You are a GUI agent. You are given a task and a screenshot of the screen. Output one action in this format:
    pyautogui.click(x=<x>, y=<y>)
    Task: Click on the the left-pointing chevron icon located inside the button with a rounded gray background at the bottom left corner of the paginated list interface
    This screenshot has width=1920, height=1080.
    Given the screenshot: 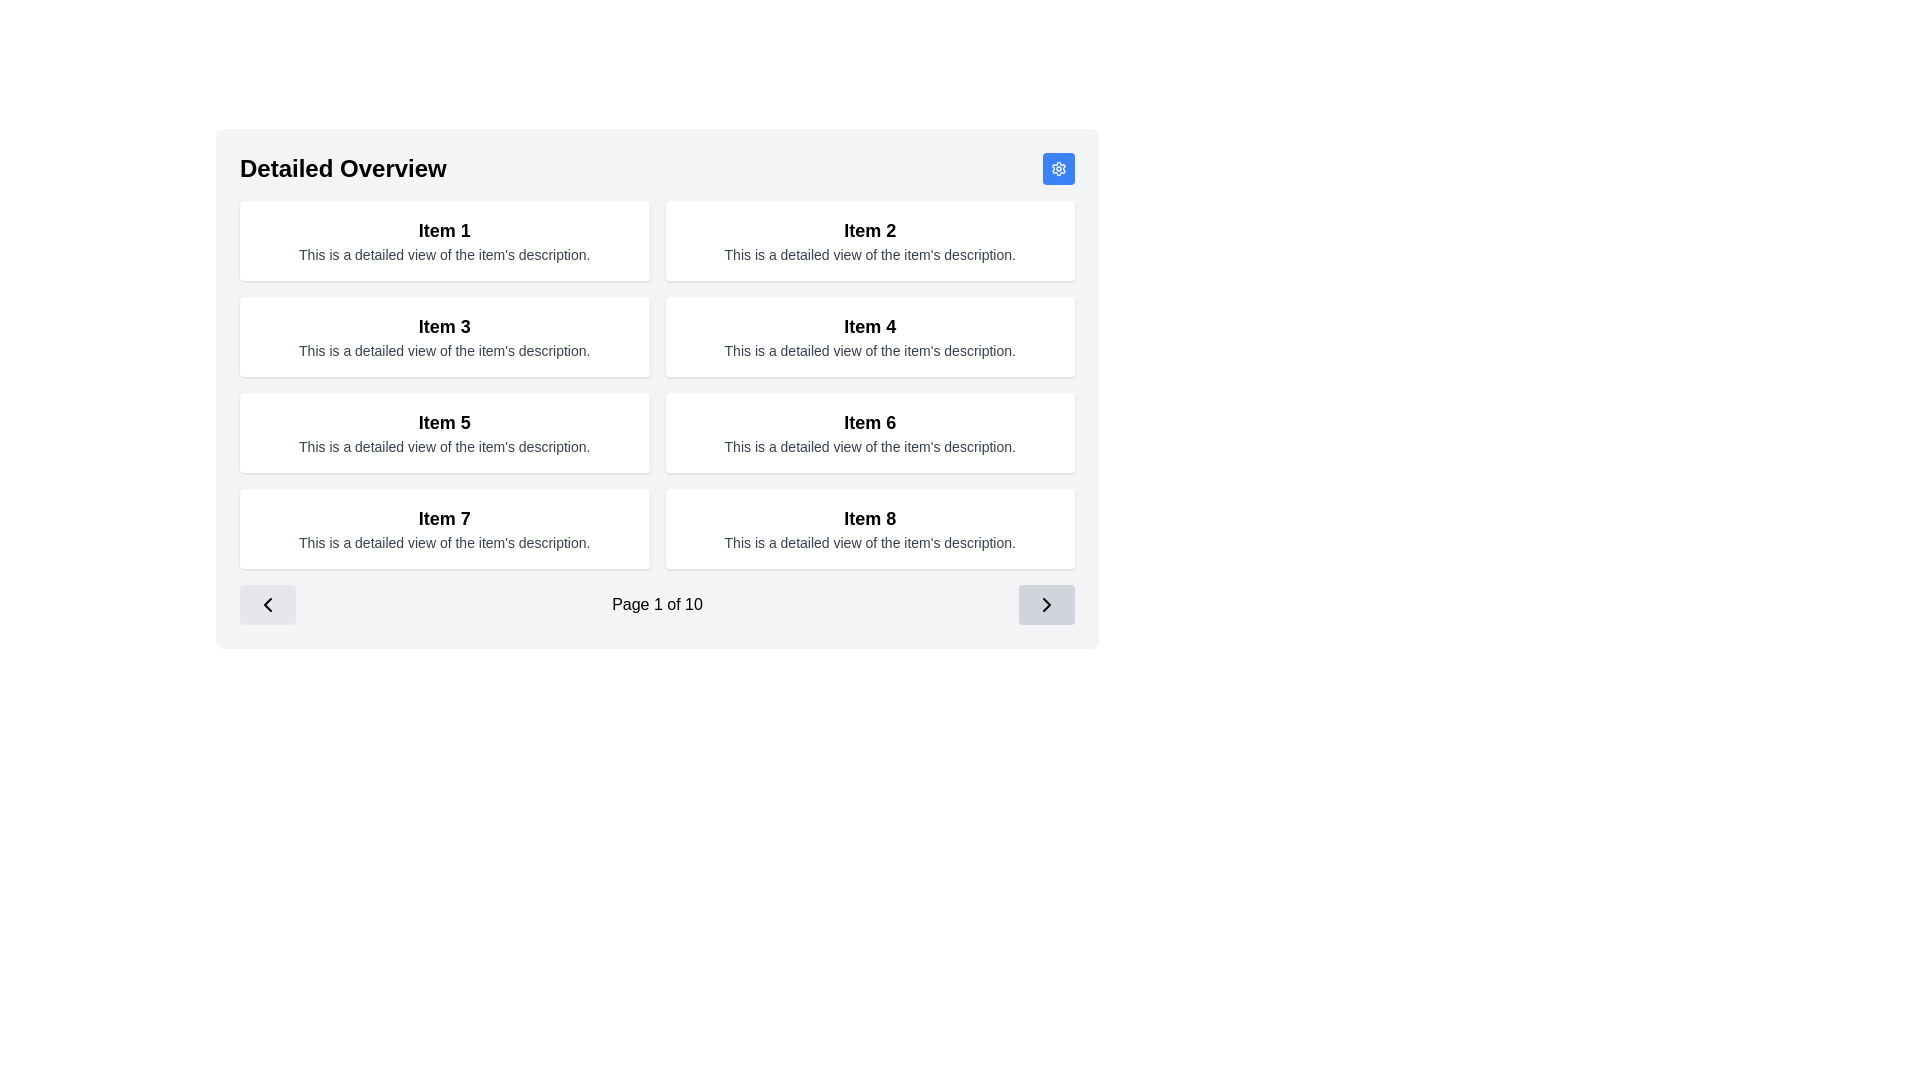 What is the action you would take?
    pyautogui.click(x=267, y=604)
    